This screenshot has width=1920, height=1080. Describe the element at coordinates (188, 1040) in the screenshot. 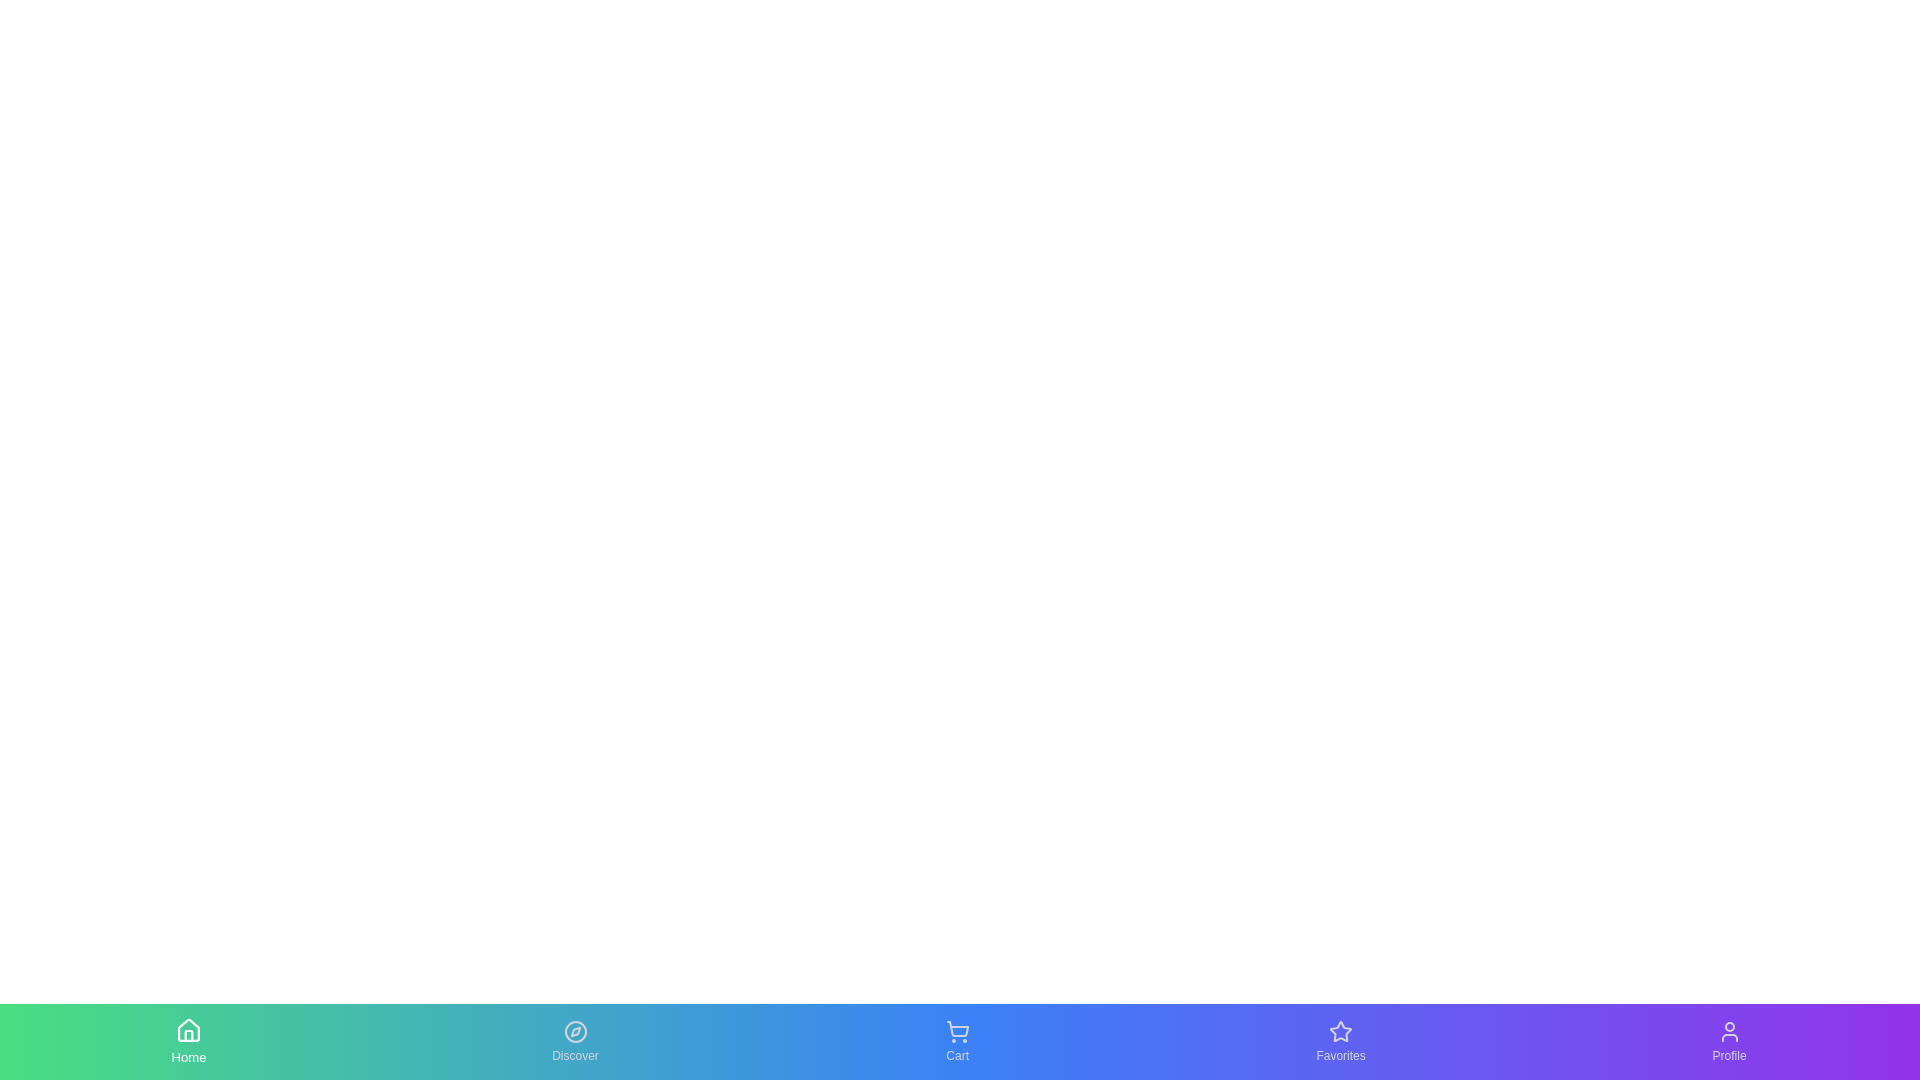

I see `the Home tab to see the hover effect` at that location.